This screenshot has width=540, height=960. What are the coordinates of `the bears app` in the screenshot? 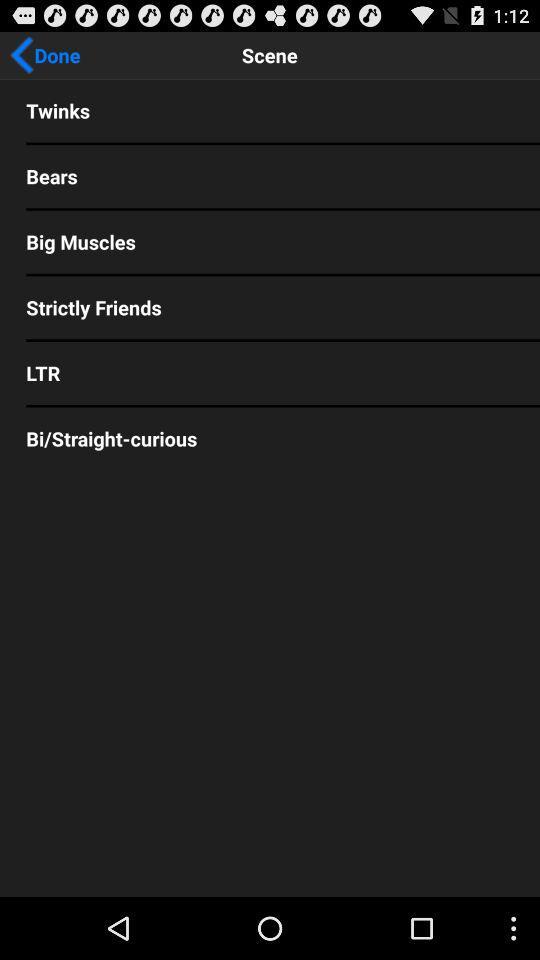 It's located at (270, 175).